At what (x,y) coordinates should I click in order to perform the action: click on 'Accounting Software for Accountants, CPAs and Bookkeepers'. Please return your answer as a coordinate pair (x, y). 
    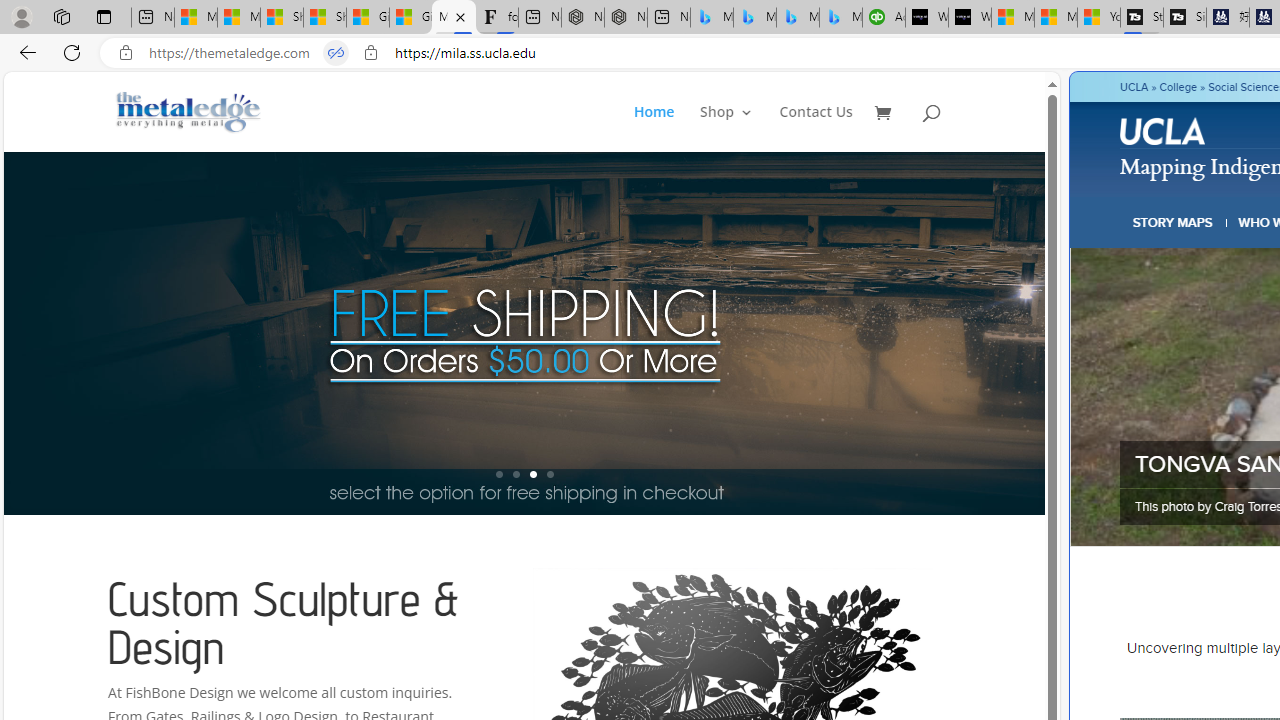
    Looking at the image, I should click on (882, 17).